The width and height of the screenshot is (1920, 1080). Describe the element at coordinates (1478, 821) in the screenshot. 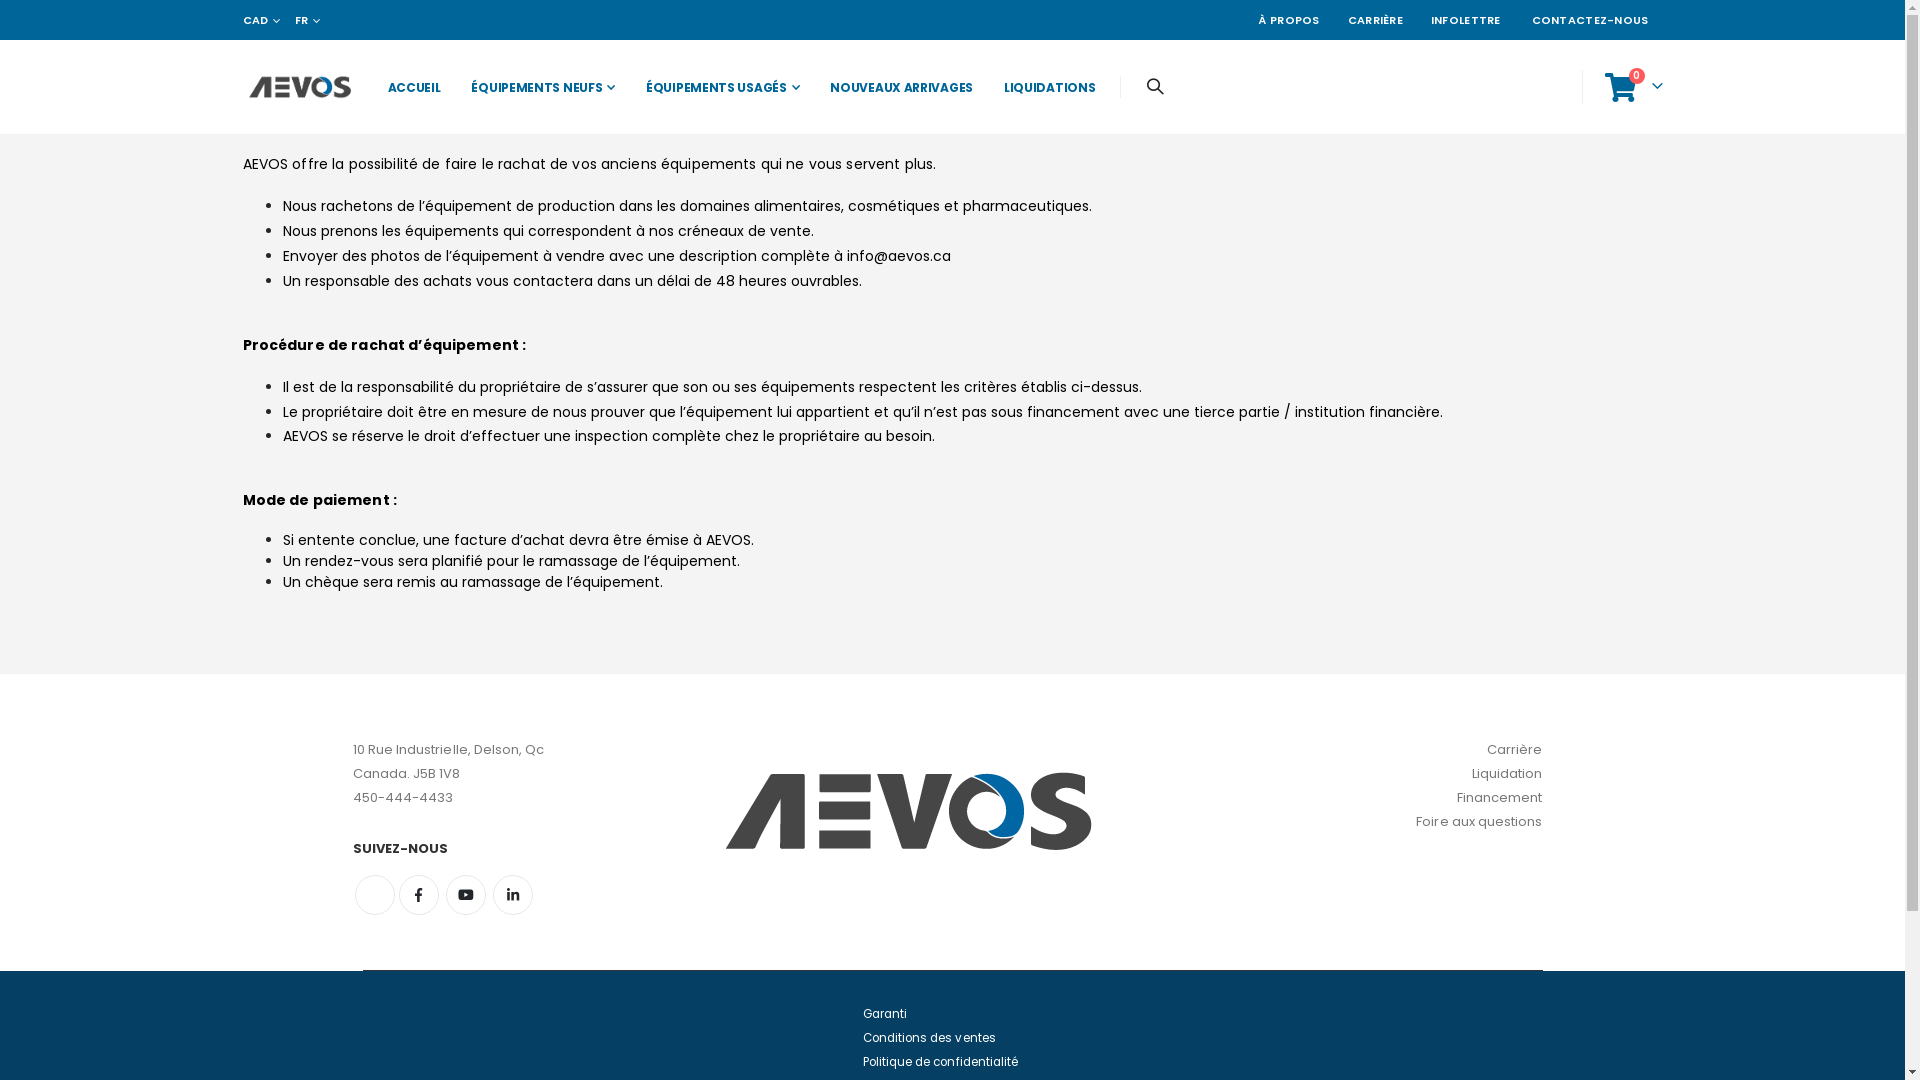

I see `'Foire aux questions'` at that location.